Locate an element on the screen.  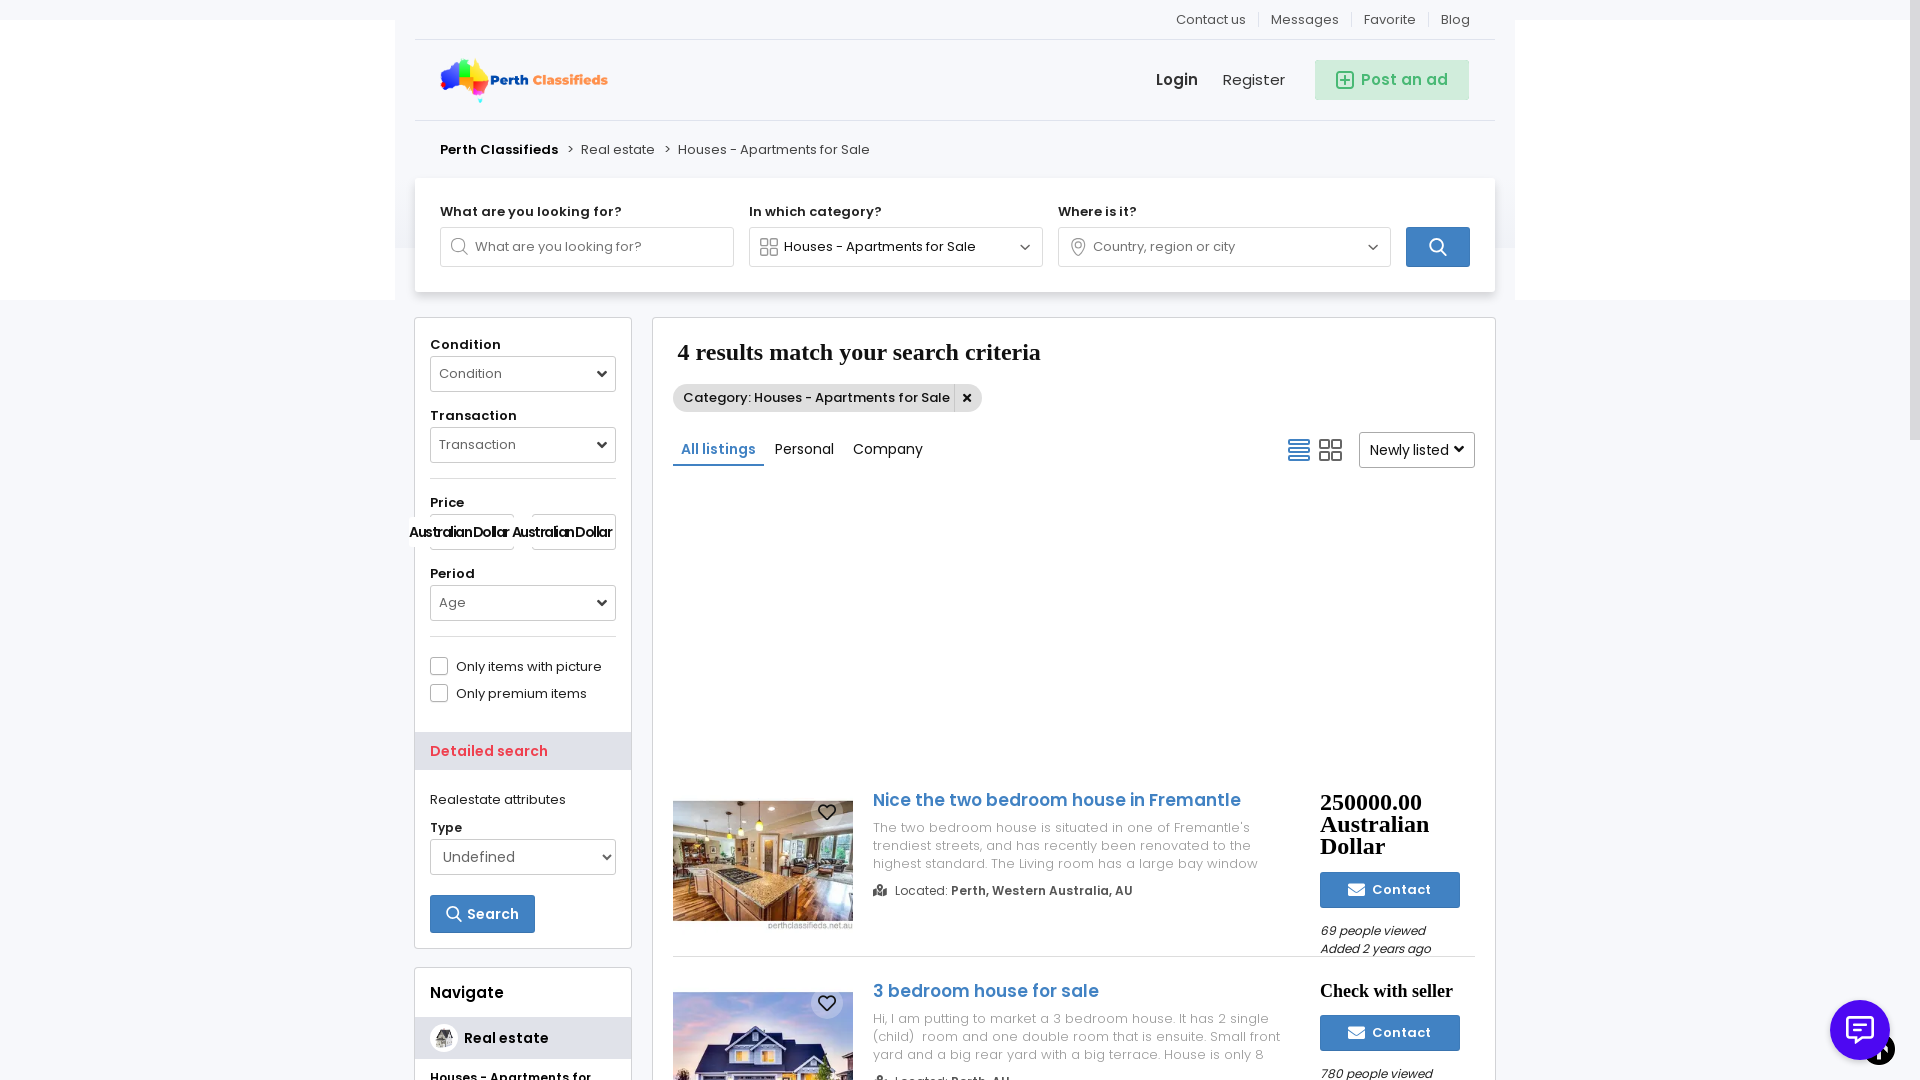
'Contact' is located at coordinates (1389, 889).